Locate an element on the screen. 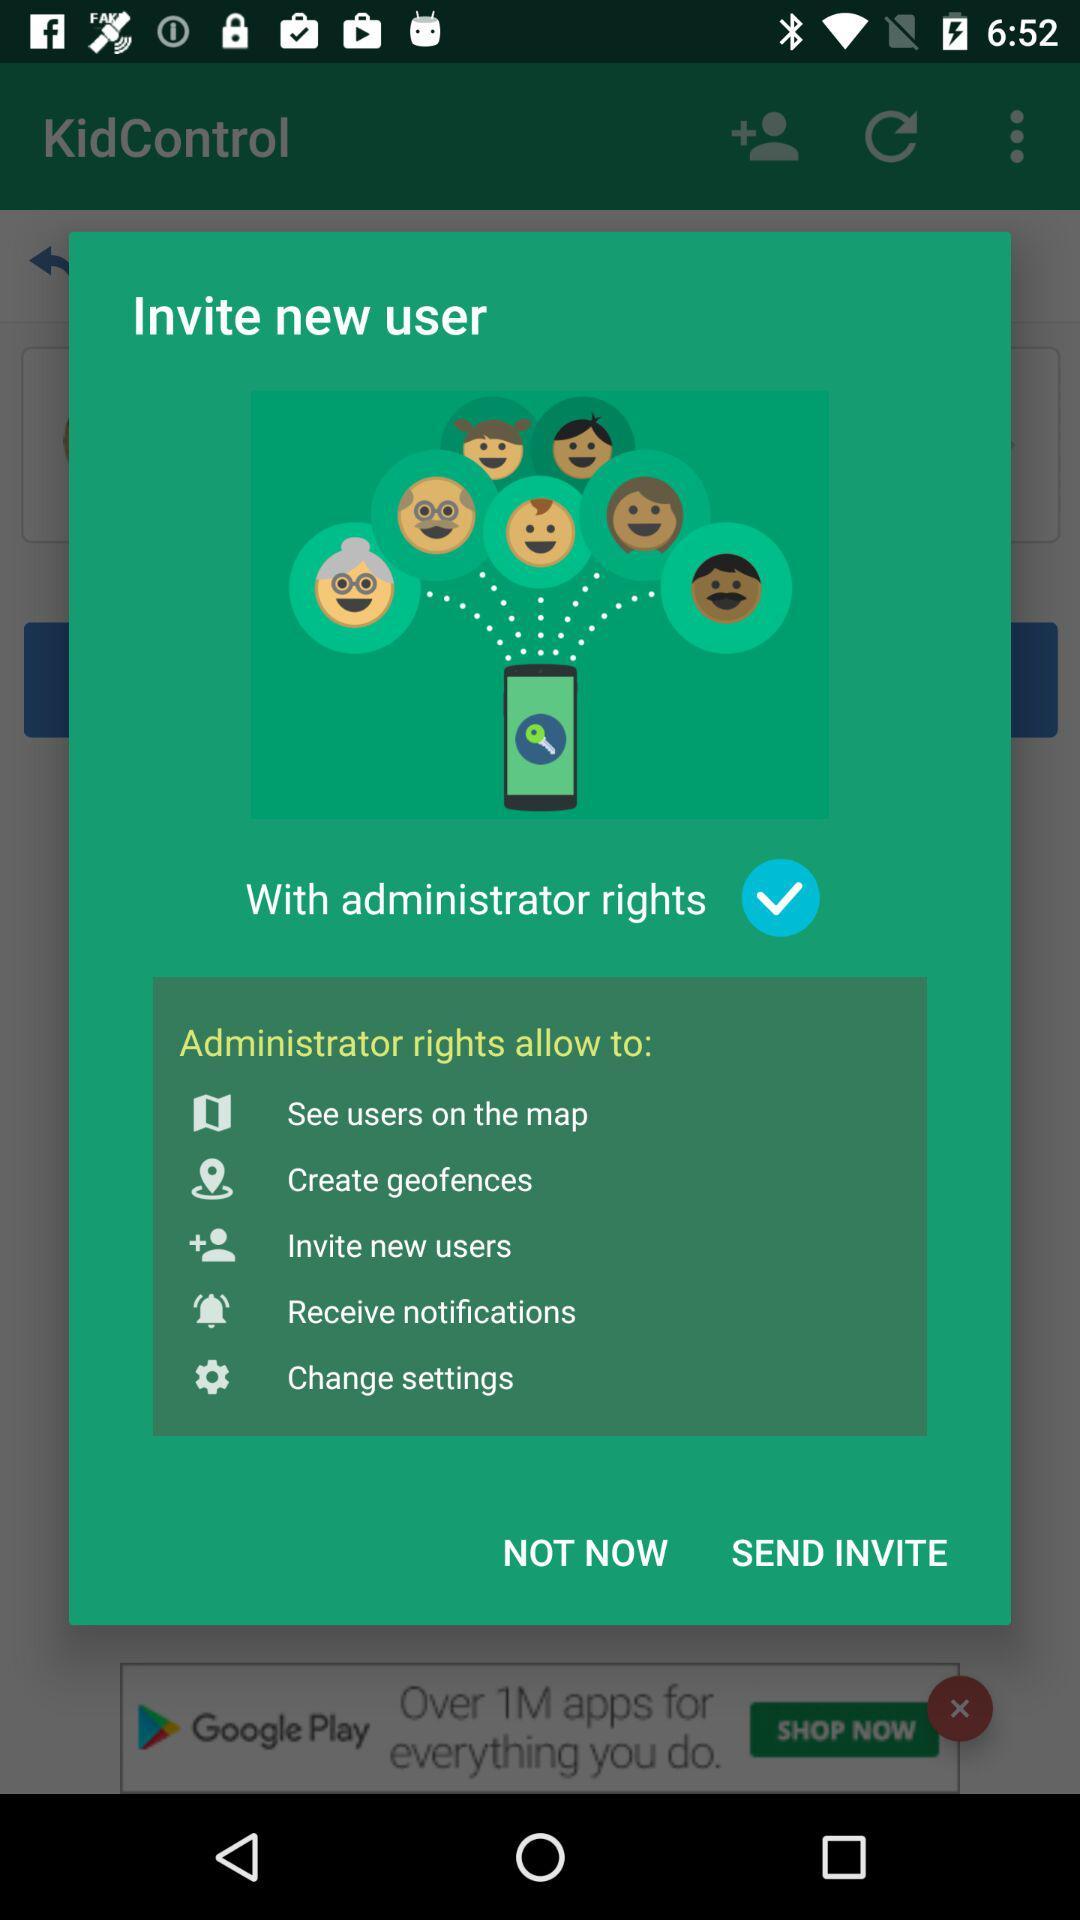 This screenshot has height=1920, width=1080. item on the right is located at coordinates (780, 897).